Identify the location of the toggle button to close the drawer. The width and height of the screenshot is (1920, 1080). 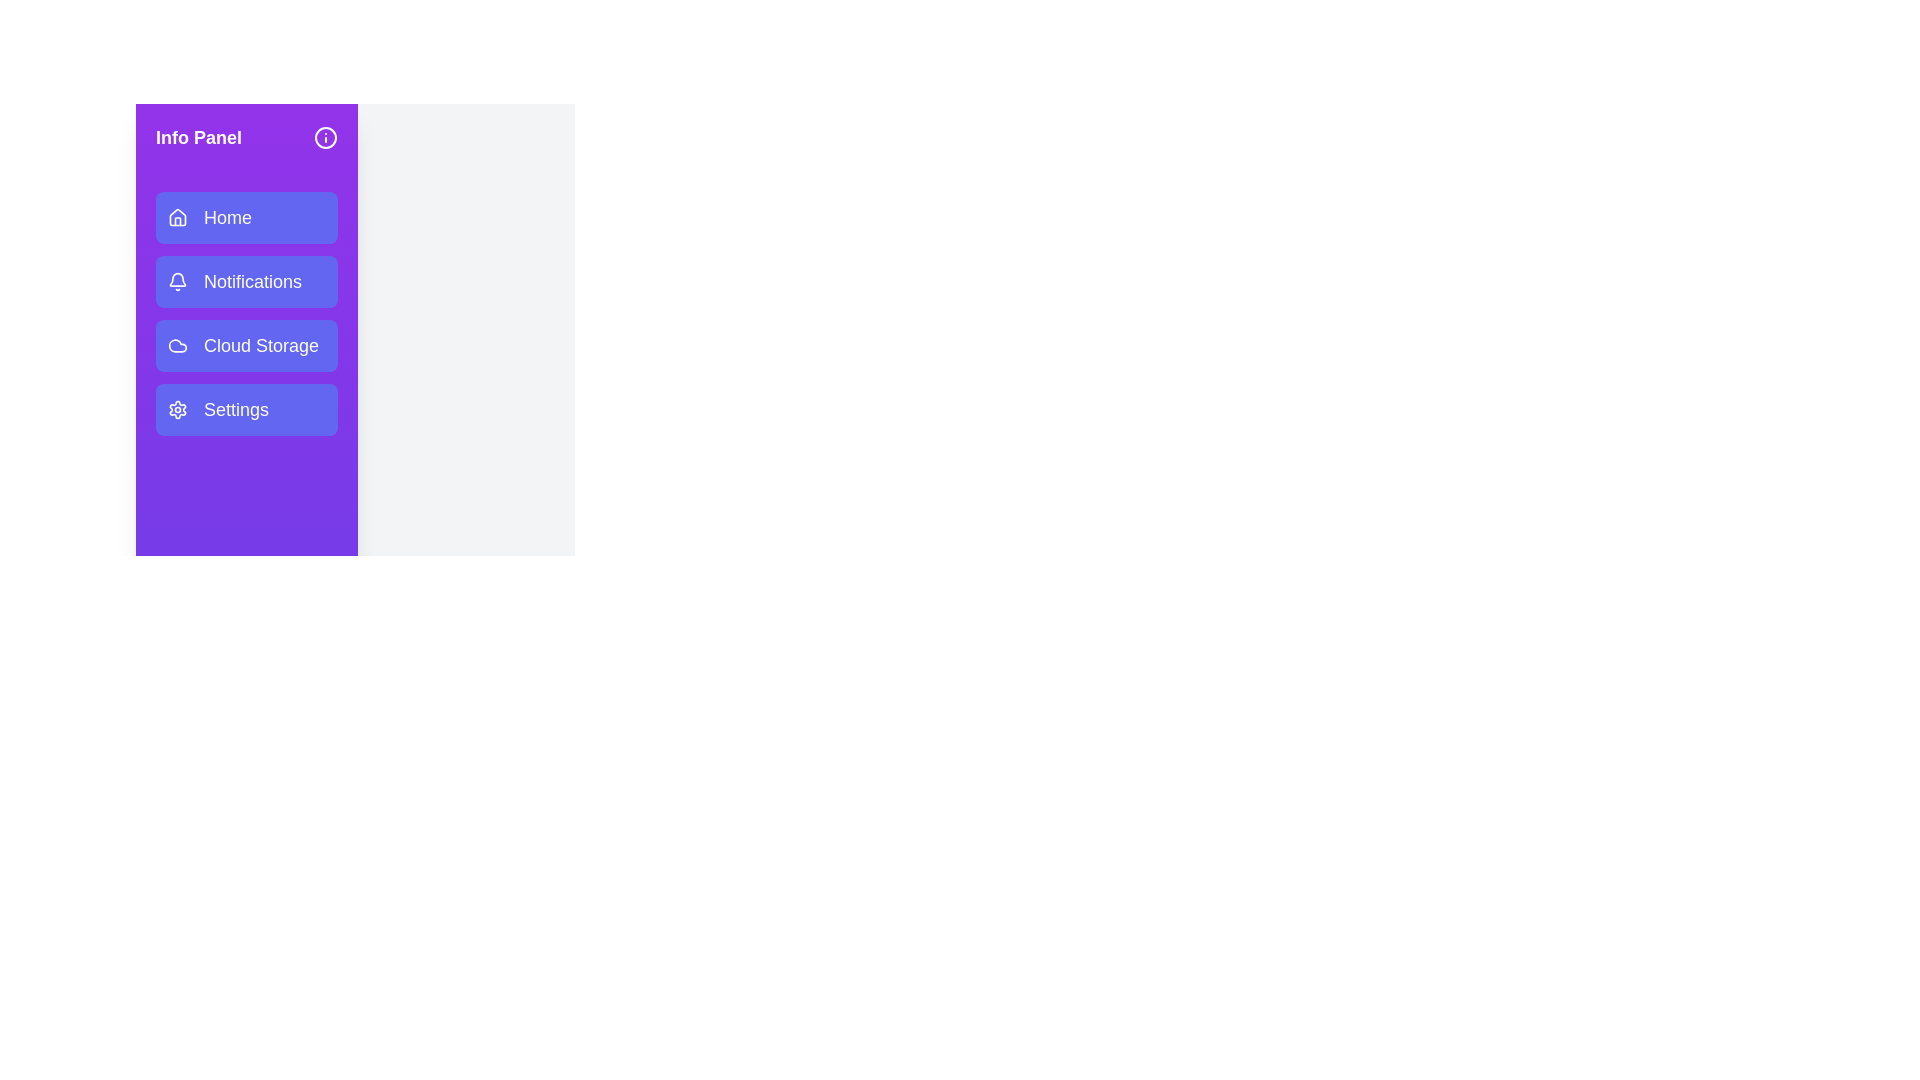
(325, 137).